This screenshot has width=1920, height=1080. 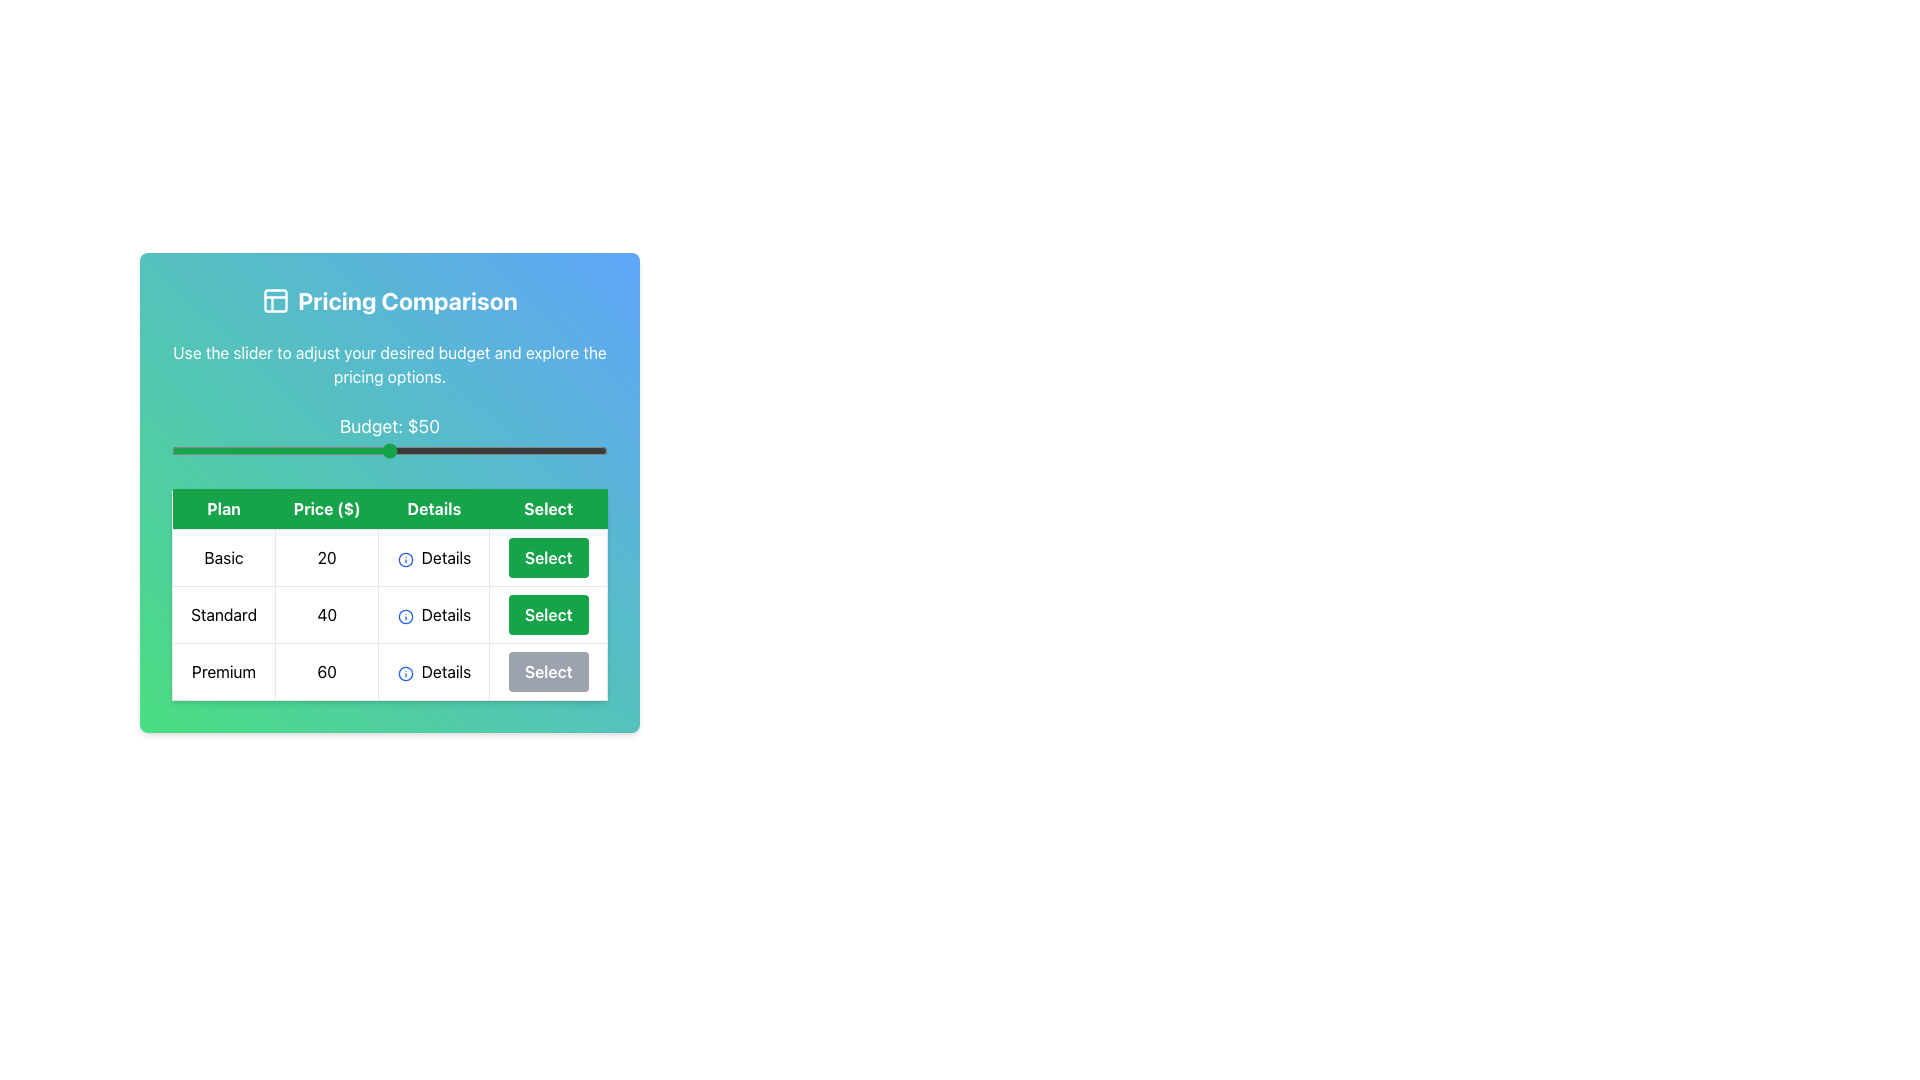 What do you see at coordinates (389, 365) in the screenshot?
I see `instructions displayed in the text element located below the 'Pricing Comparison' title and above the 'Budget: $50' caption, which helps the user understand how to use the slider for adjusting the budget` at bounding box center [389, 365].